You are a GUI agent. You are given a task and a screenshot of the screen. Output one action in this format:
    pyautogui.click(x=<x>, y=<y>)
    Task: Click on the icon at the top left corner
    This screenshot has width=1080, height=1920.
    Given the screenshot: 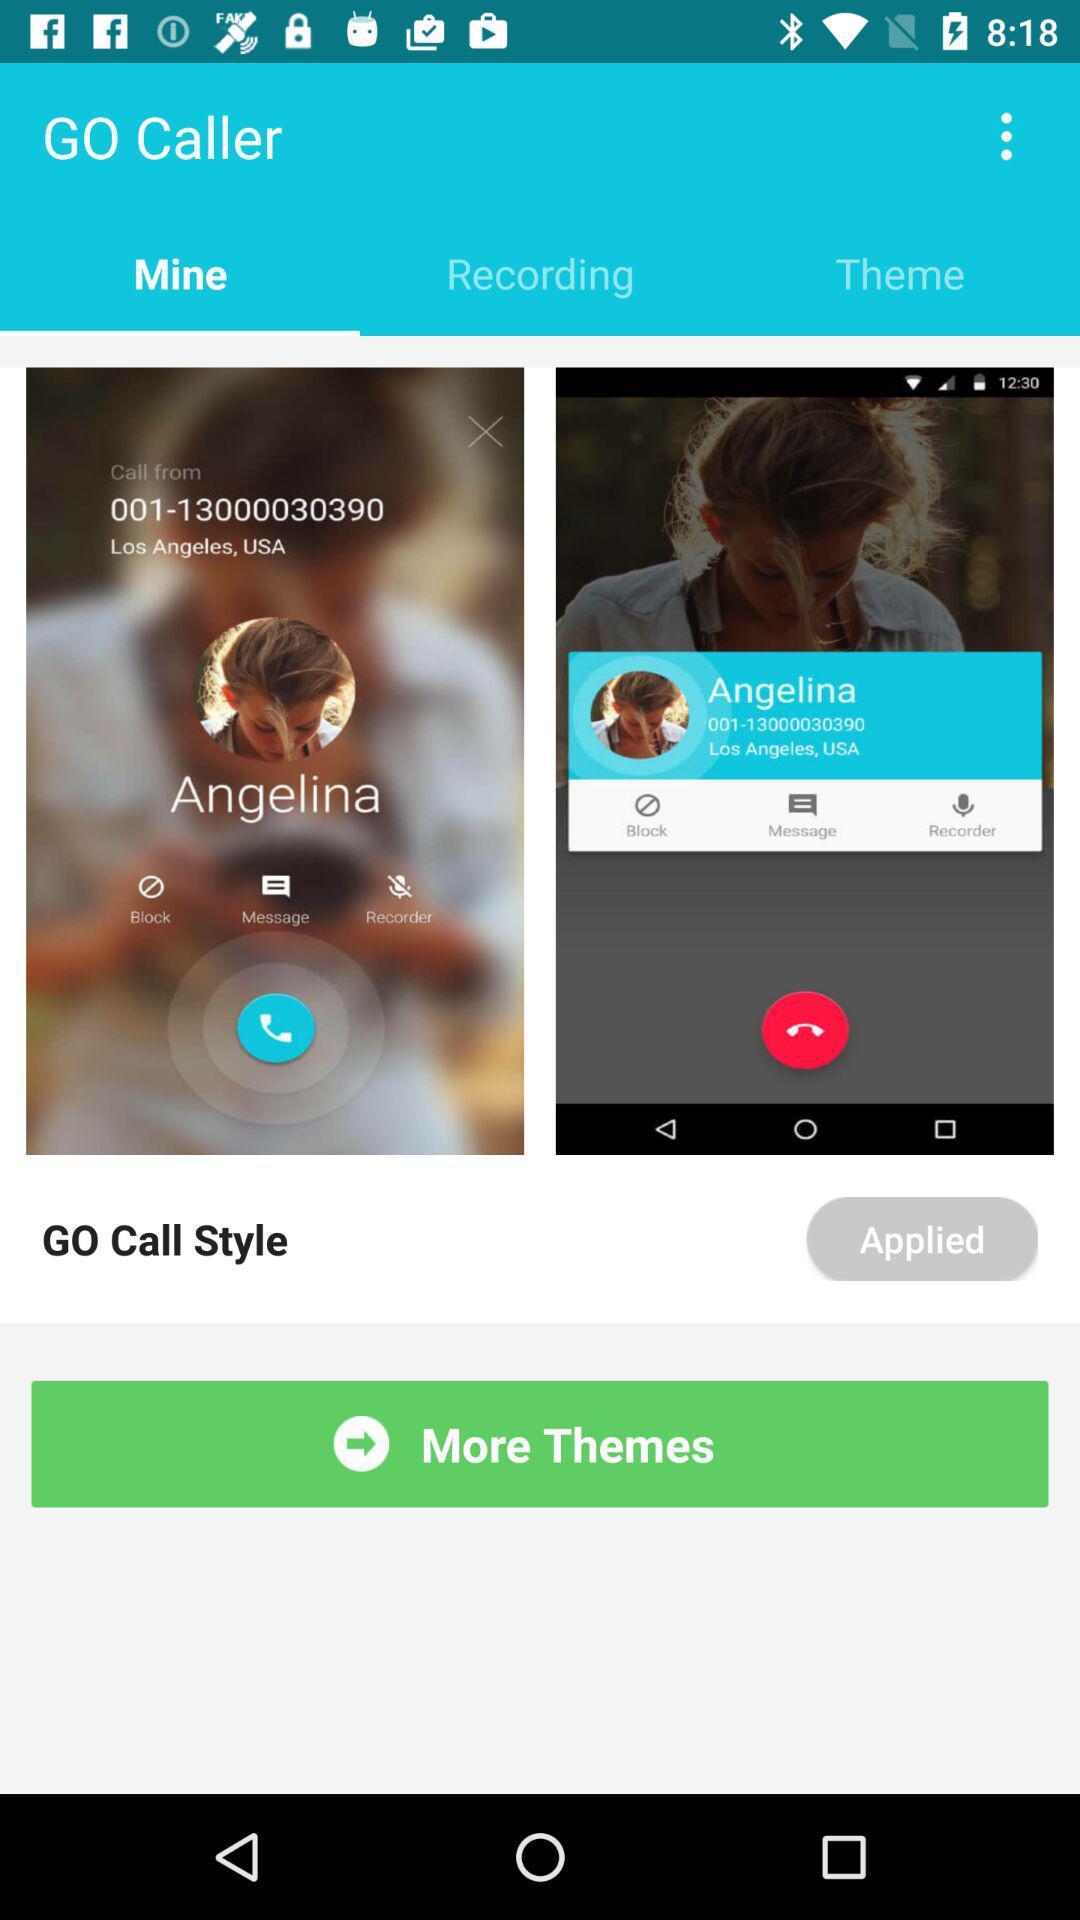 What is the action you would take?
    pyautogui.click(x=180, y=272)
    